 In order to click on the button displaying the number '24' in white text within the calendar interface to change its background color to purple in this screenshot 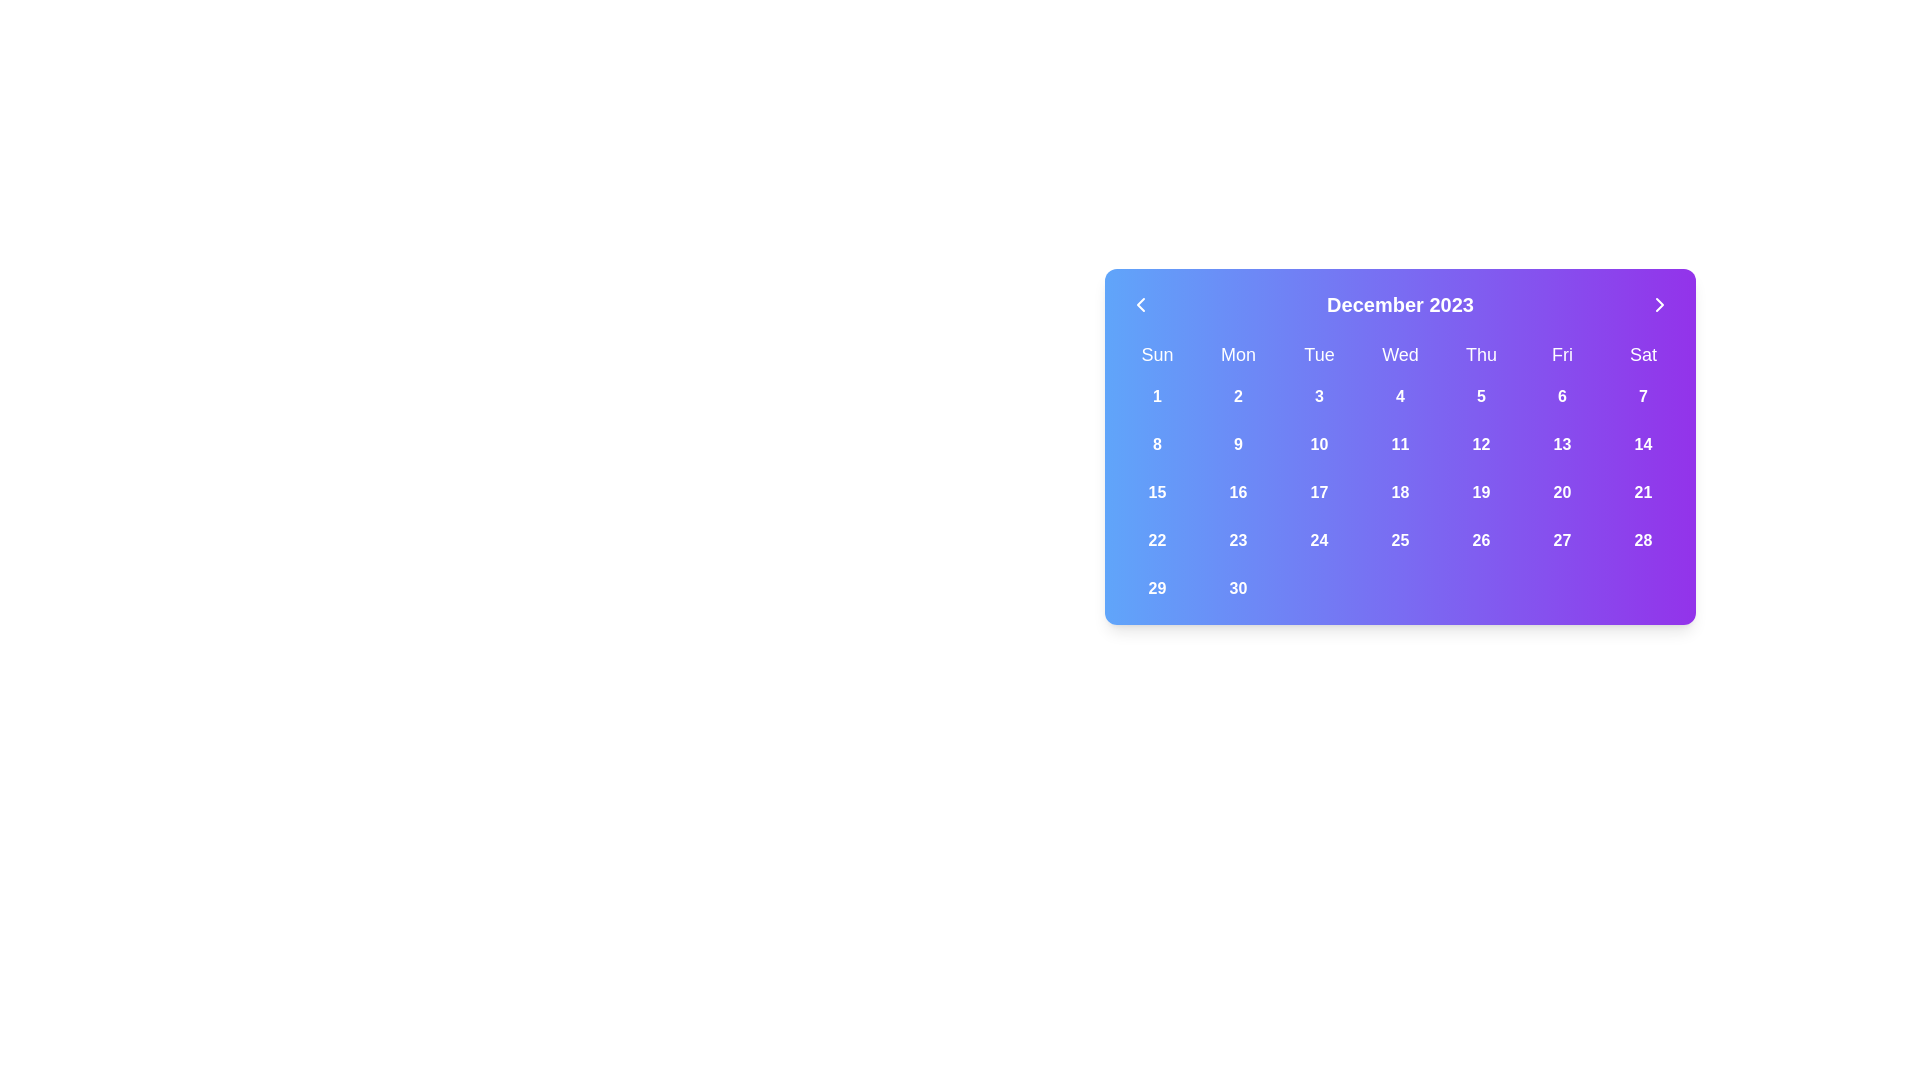, I will do `click(1319, 540)`.